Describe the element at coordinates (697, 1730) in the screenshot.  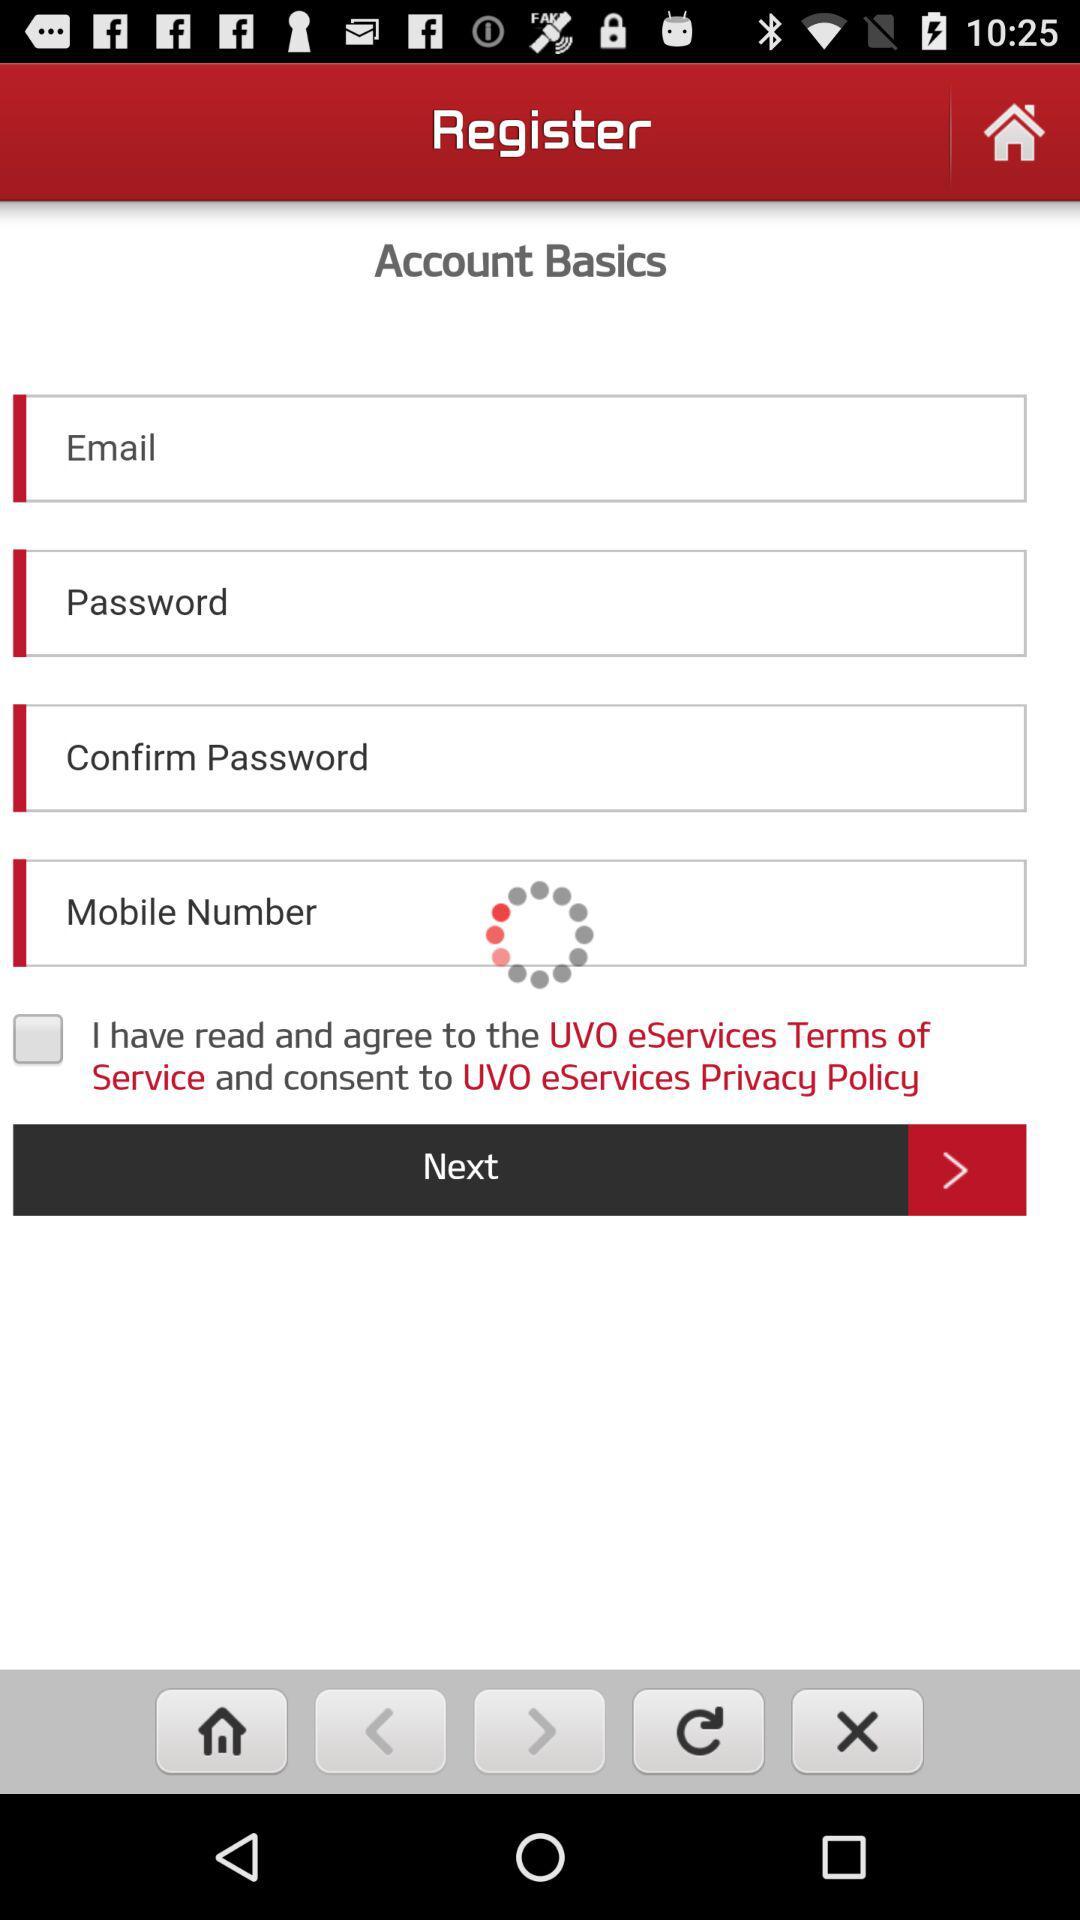
I see `refresh page` at that location.